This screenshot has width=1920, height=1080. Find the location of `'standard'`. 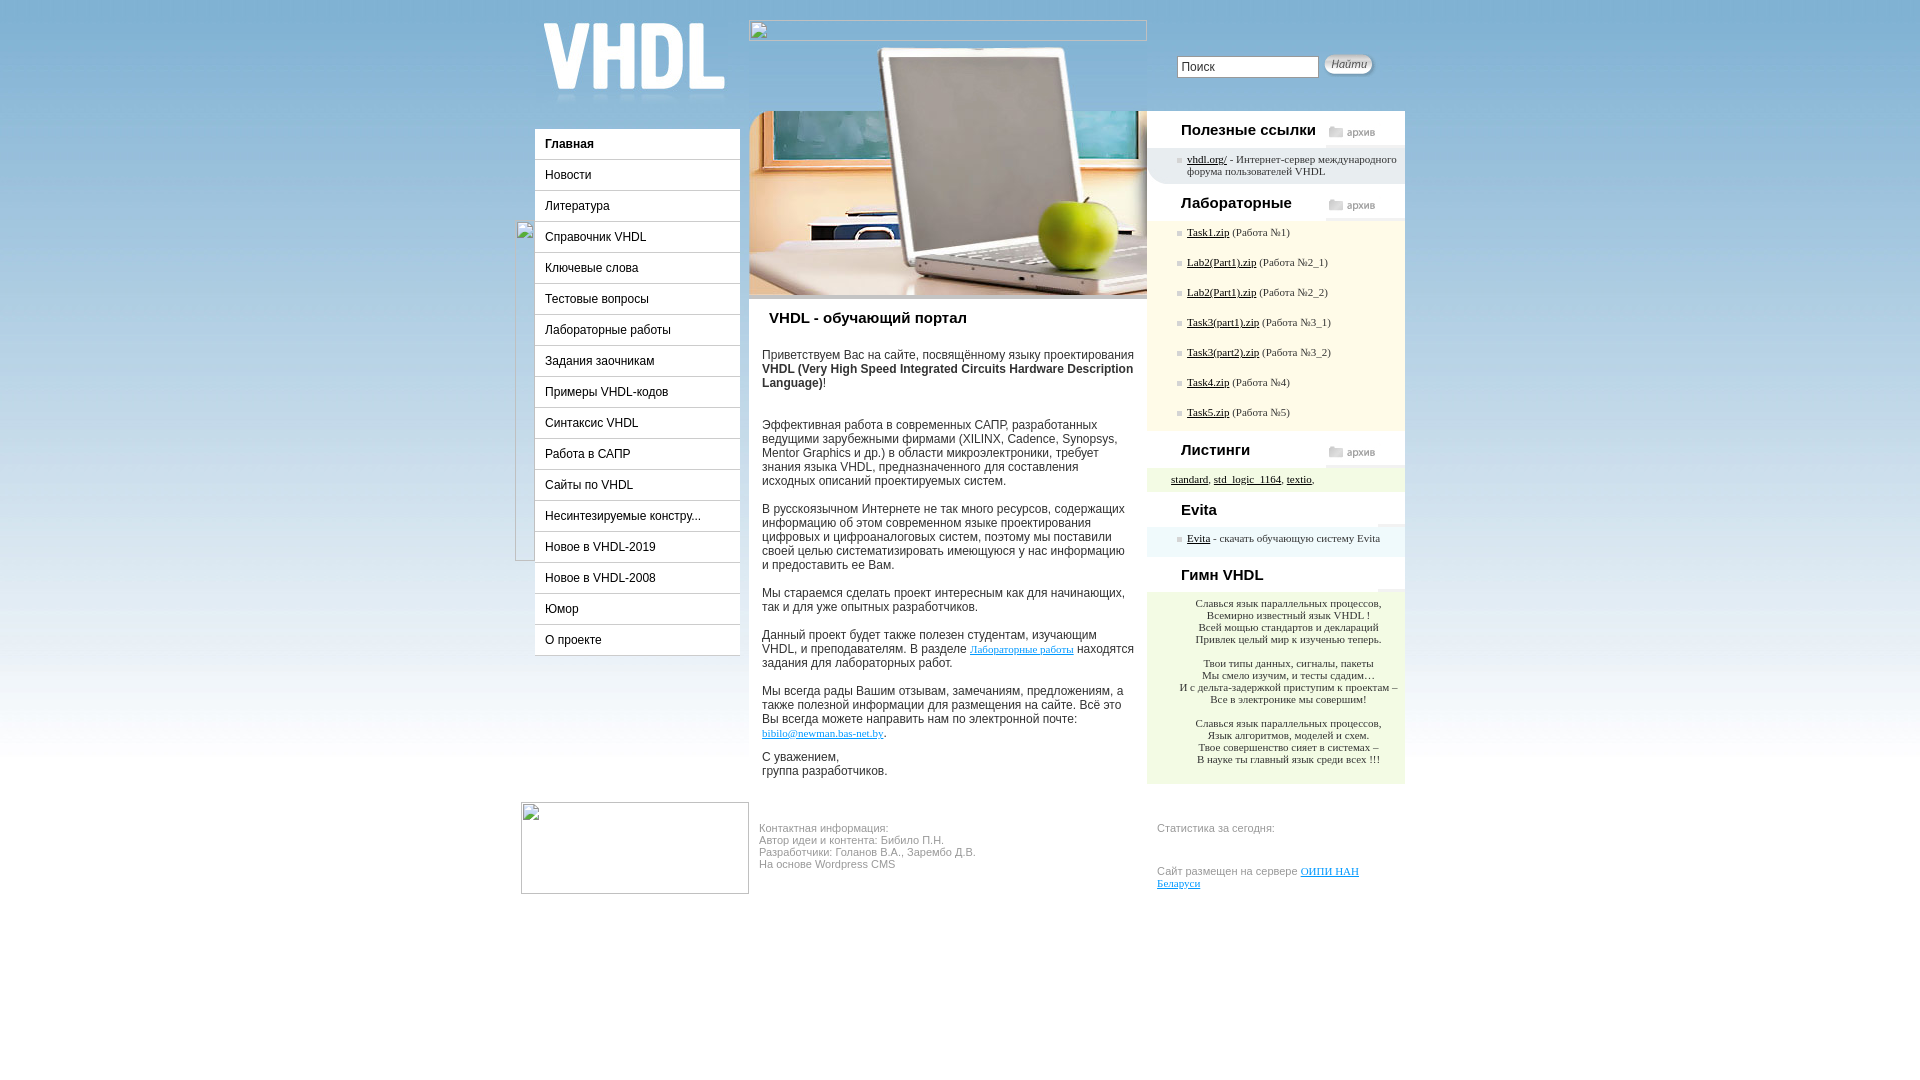

'standard' is located at coordinates (1189, 478).